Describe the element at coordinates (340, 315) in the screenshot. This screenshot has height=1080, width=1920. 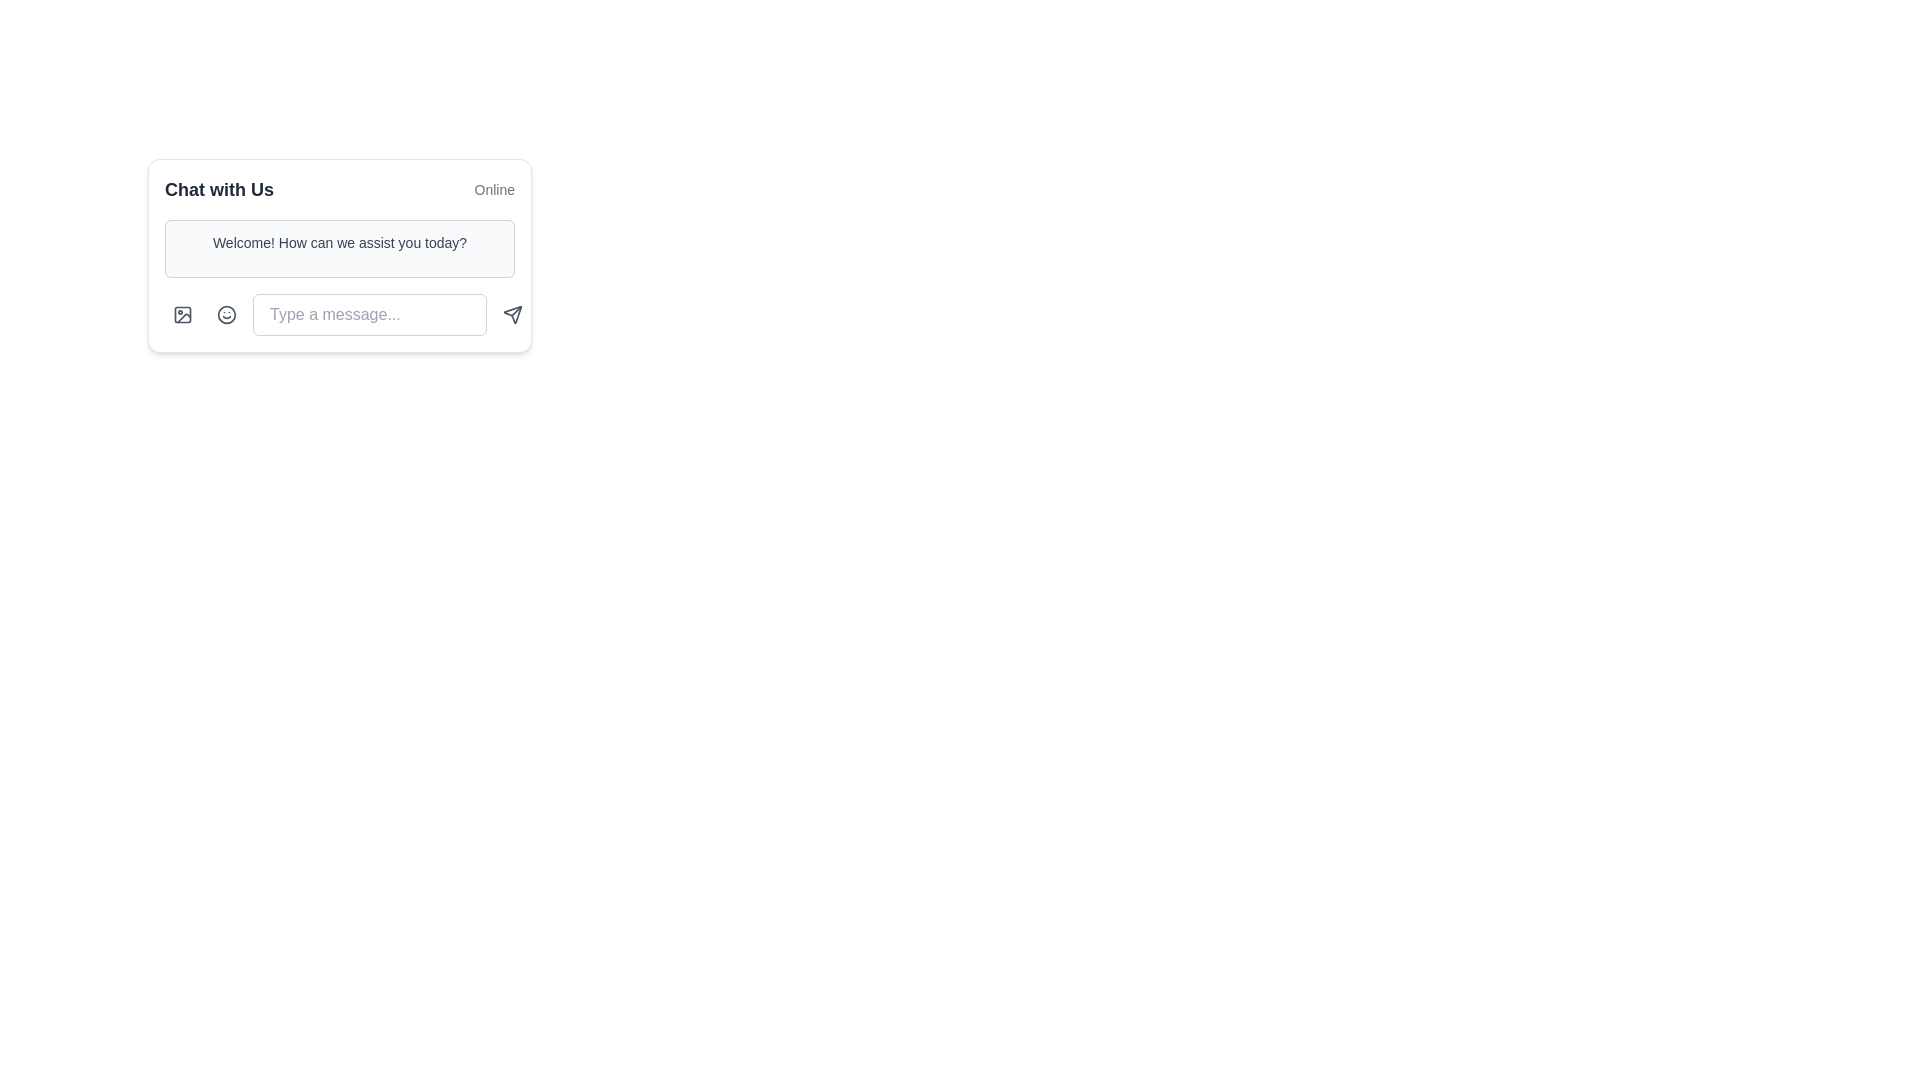
I see `the text box labeled 'Type a message...' in the 'Chat with Us' section to focus on it` at that location.